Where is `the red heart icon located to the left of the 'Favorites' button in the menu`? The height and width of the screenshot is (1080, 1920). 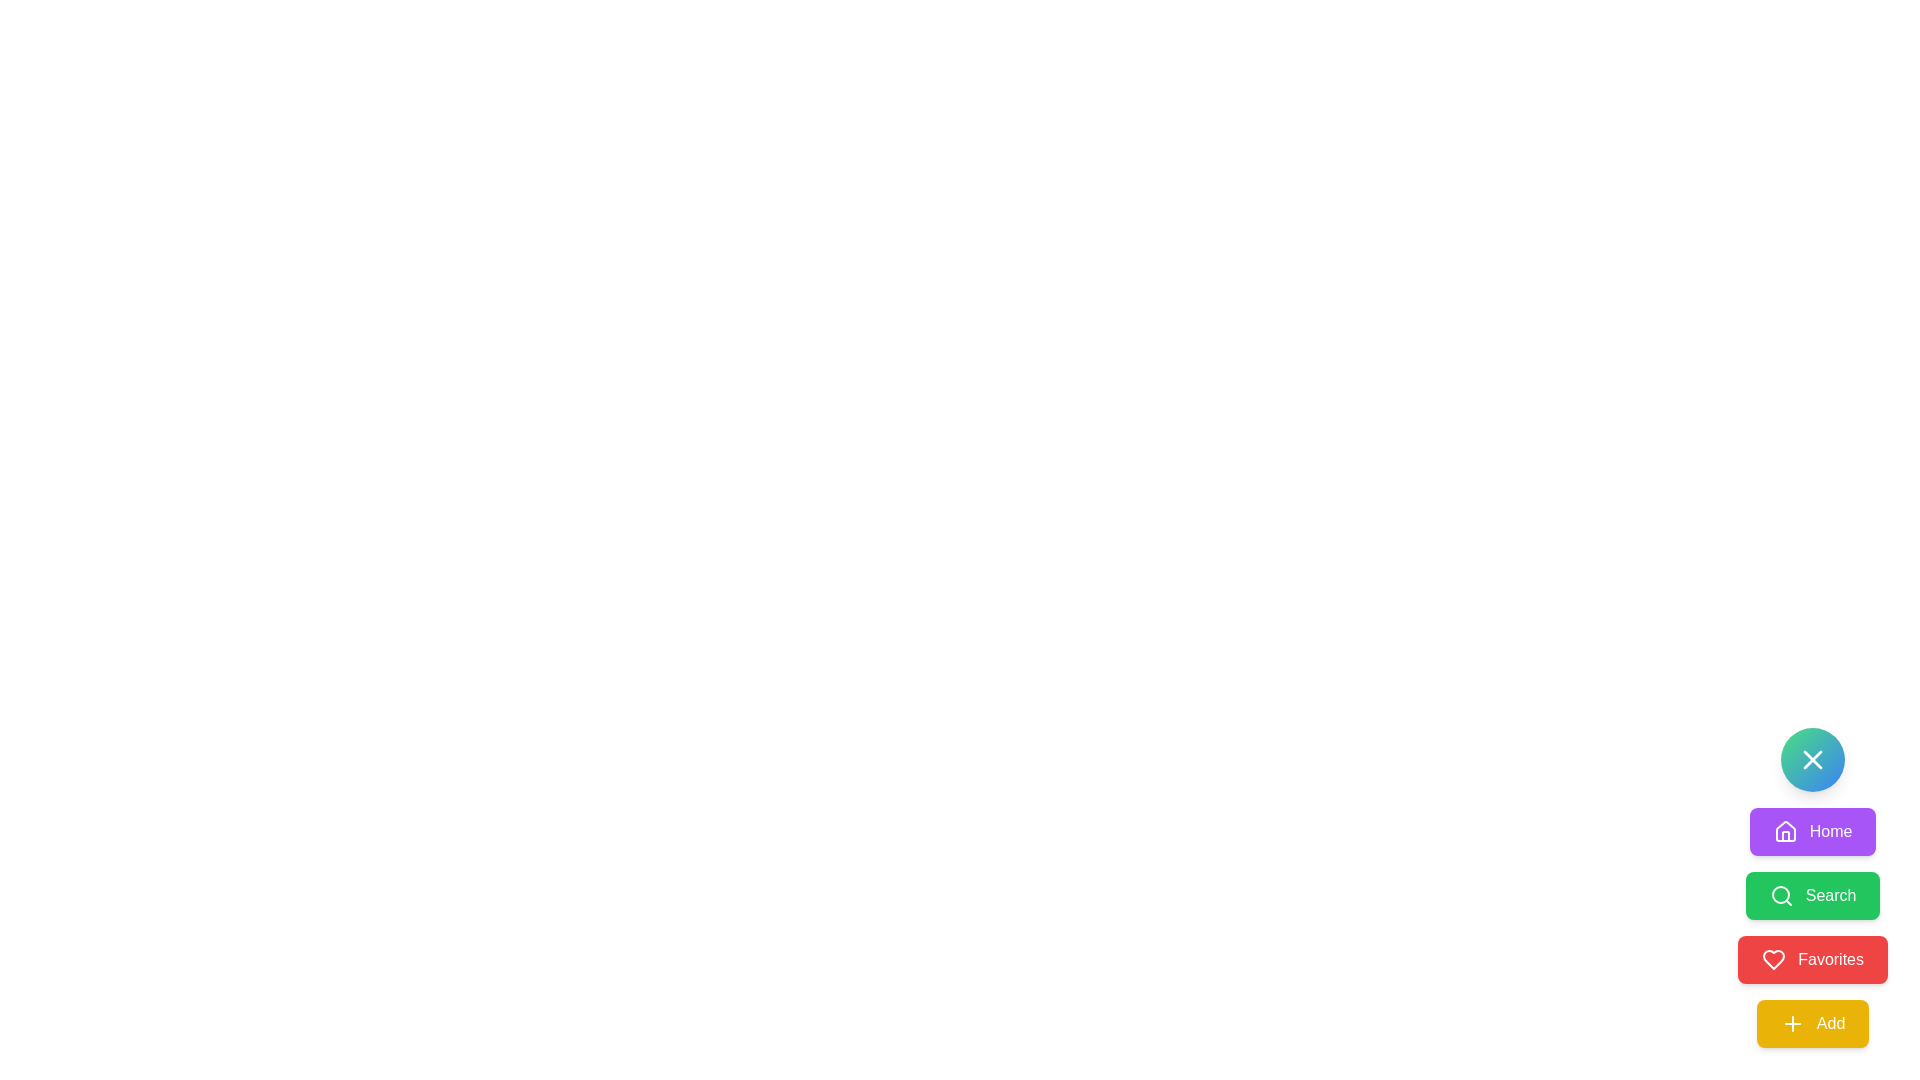 the red heart icon located to the left of the 'Favorites' button in the menu is located at coordinates (1774, 959).